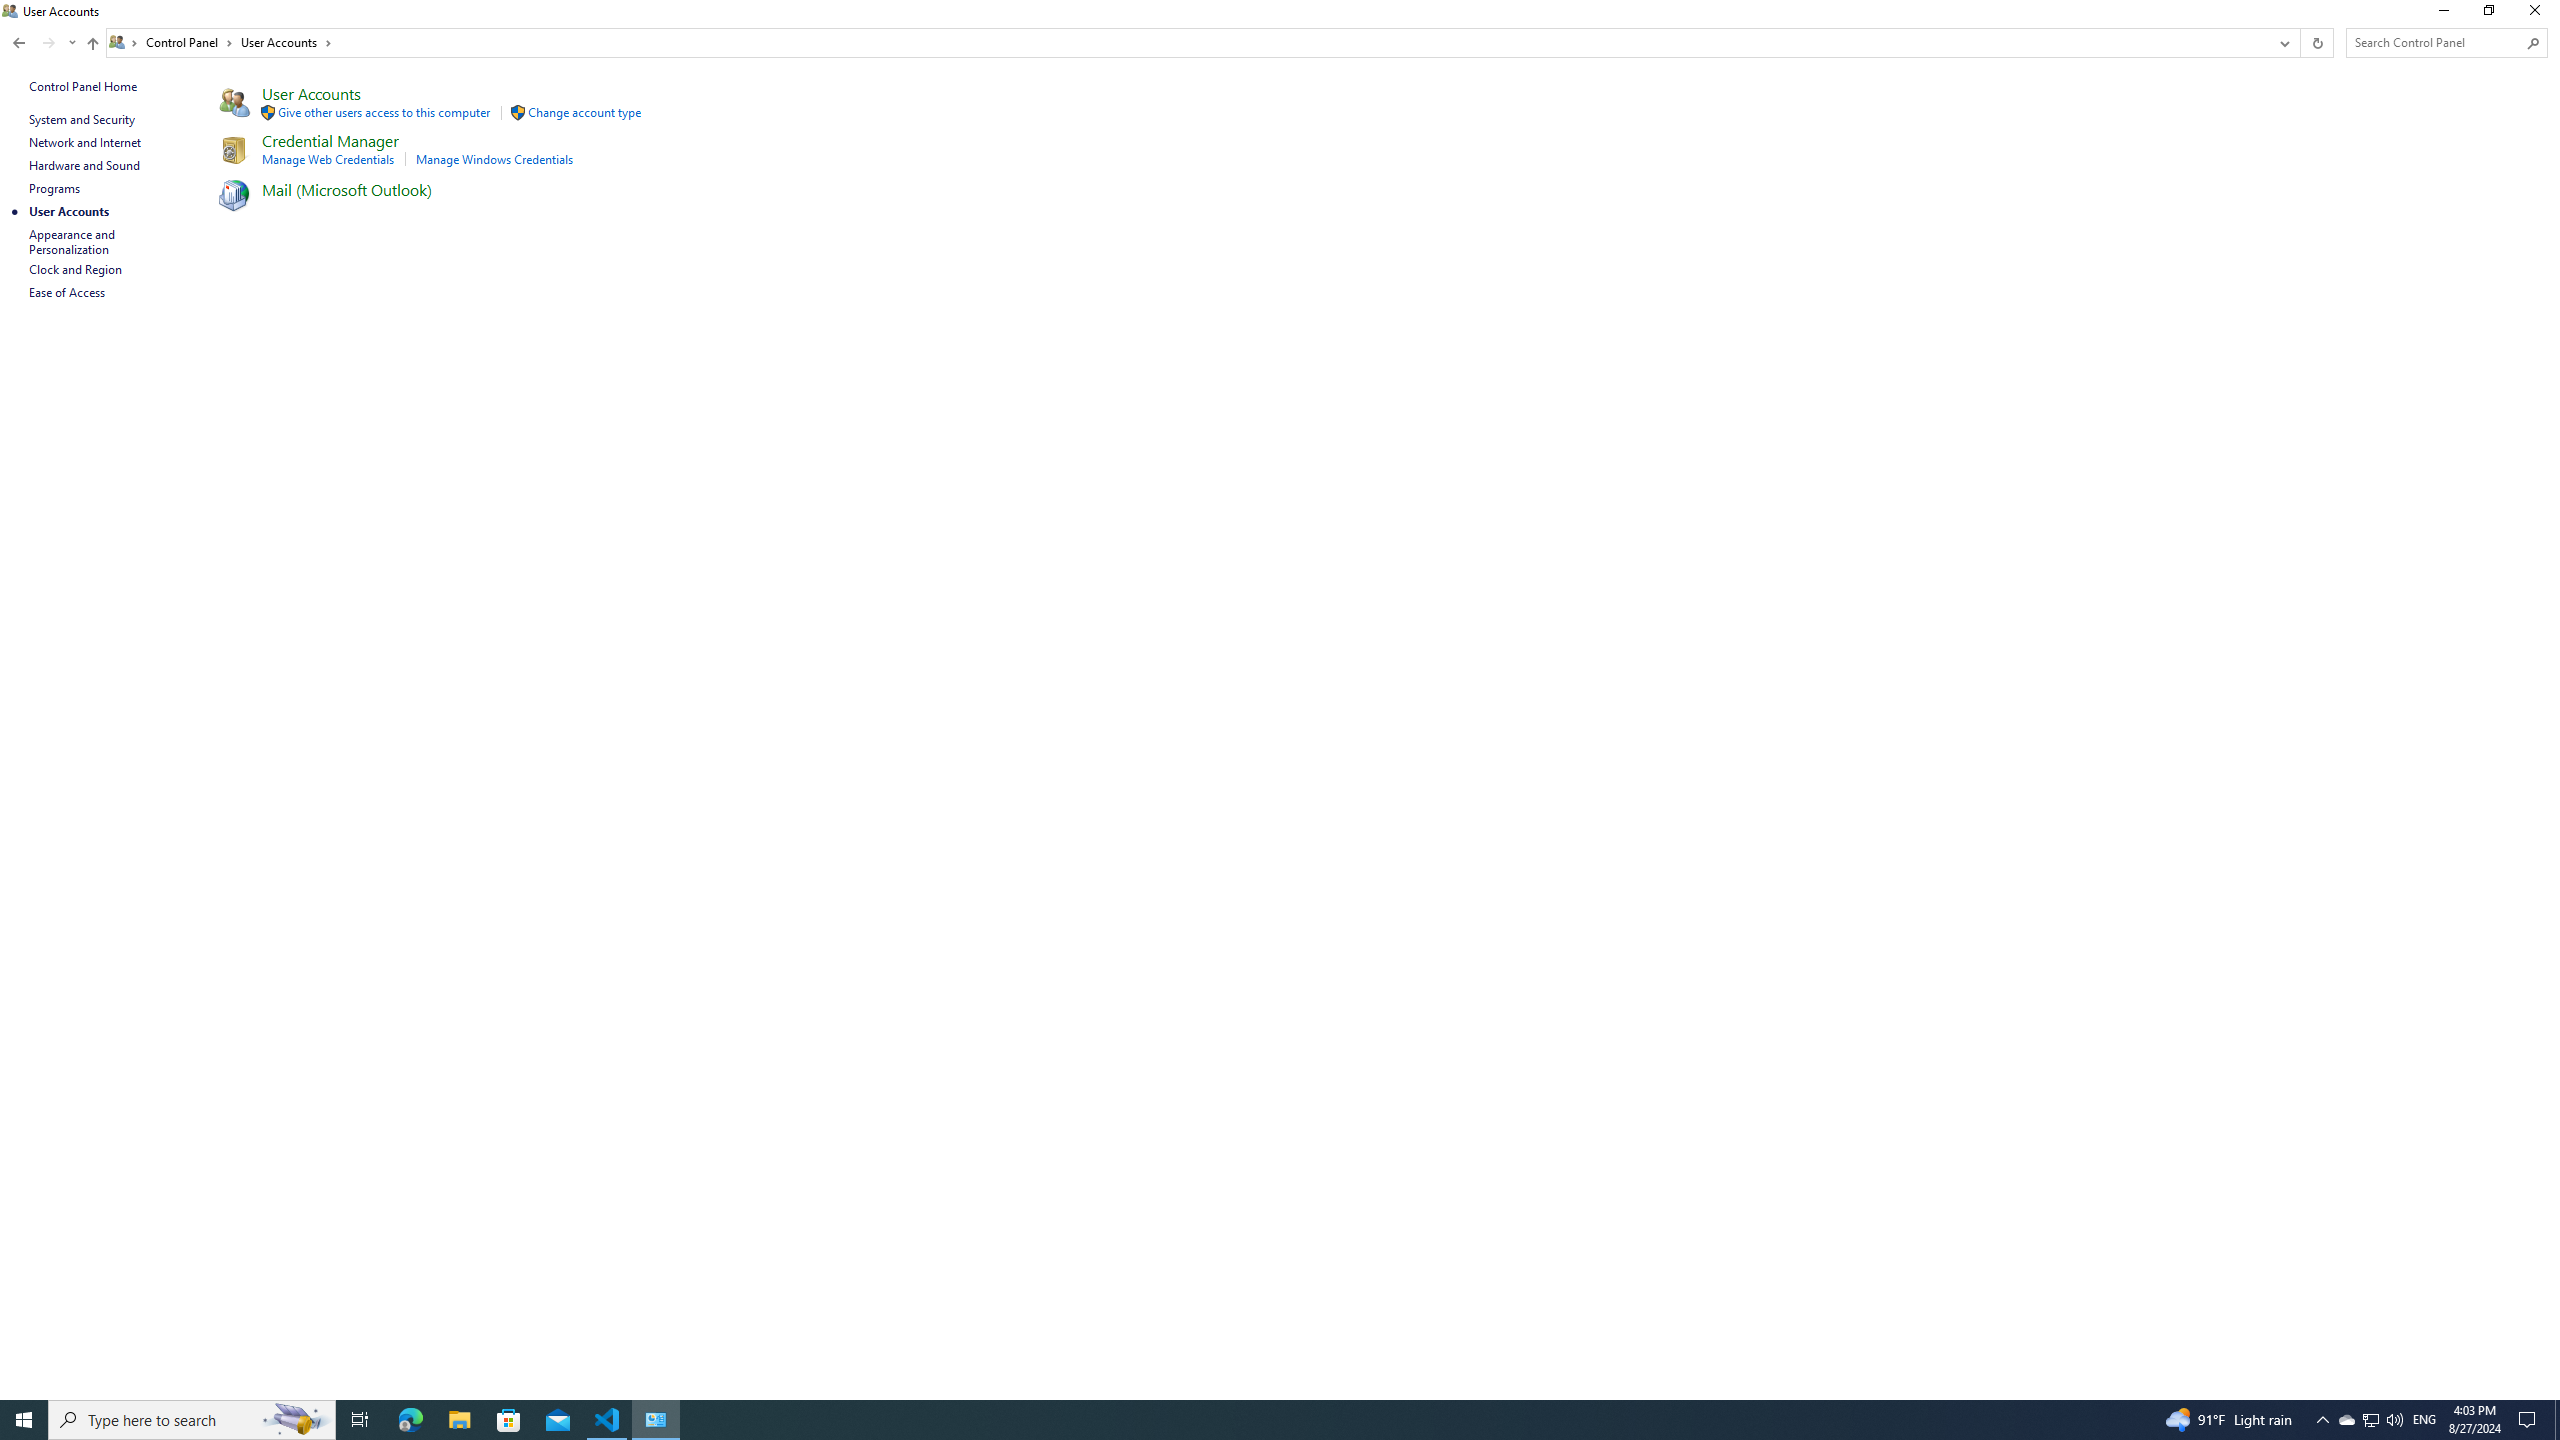 This screenshot has height=1440, width=2560. What do you see at coordinates (74, 268) in the screenshot?
I see `'Clock and Region'` at bounding box center [74, 268].